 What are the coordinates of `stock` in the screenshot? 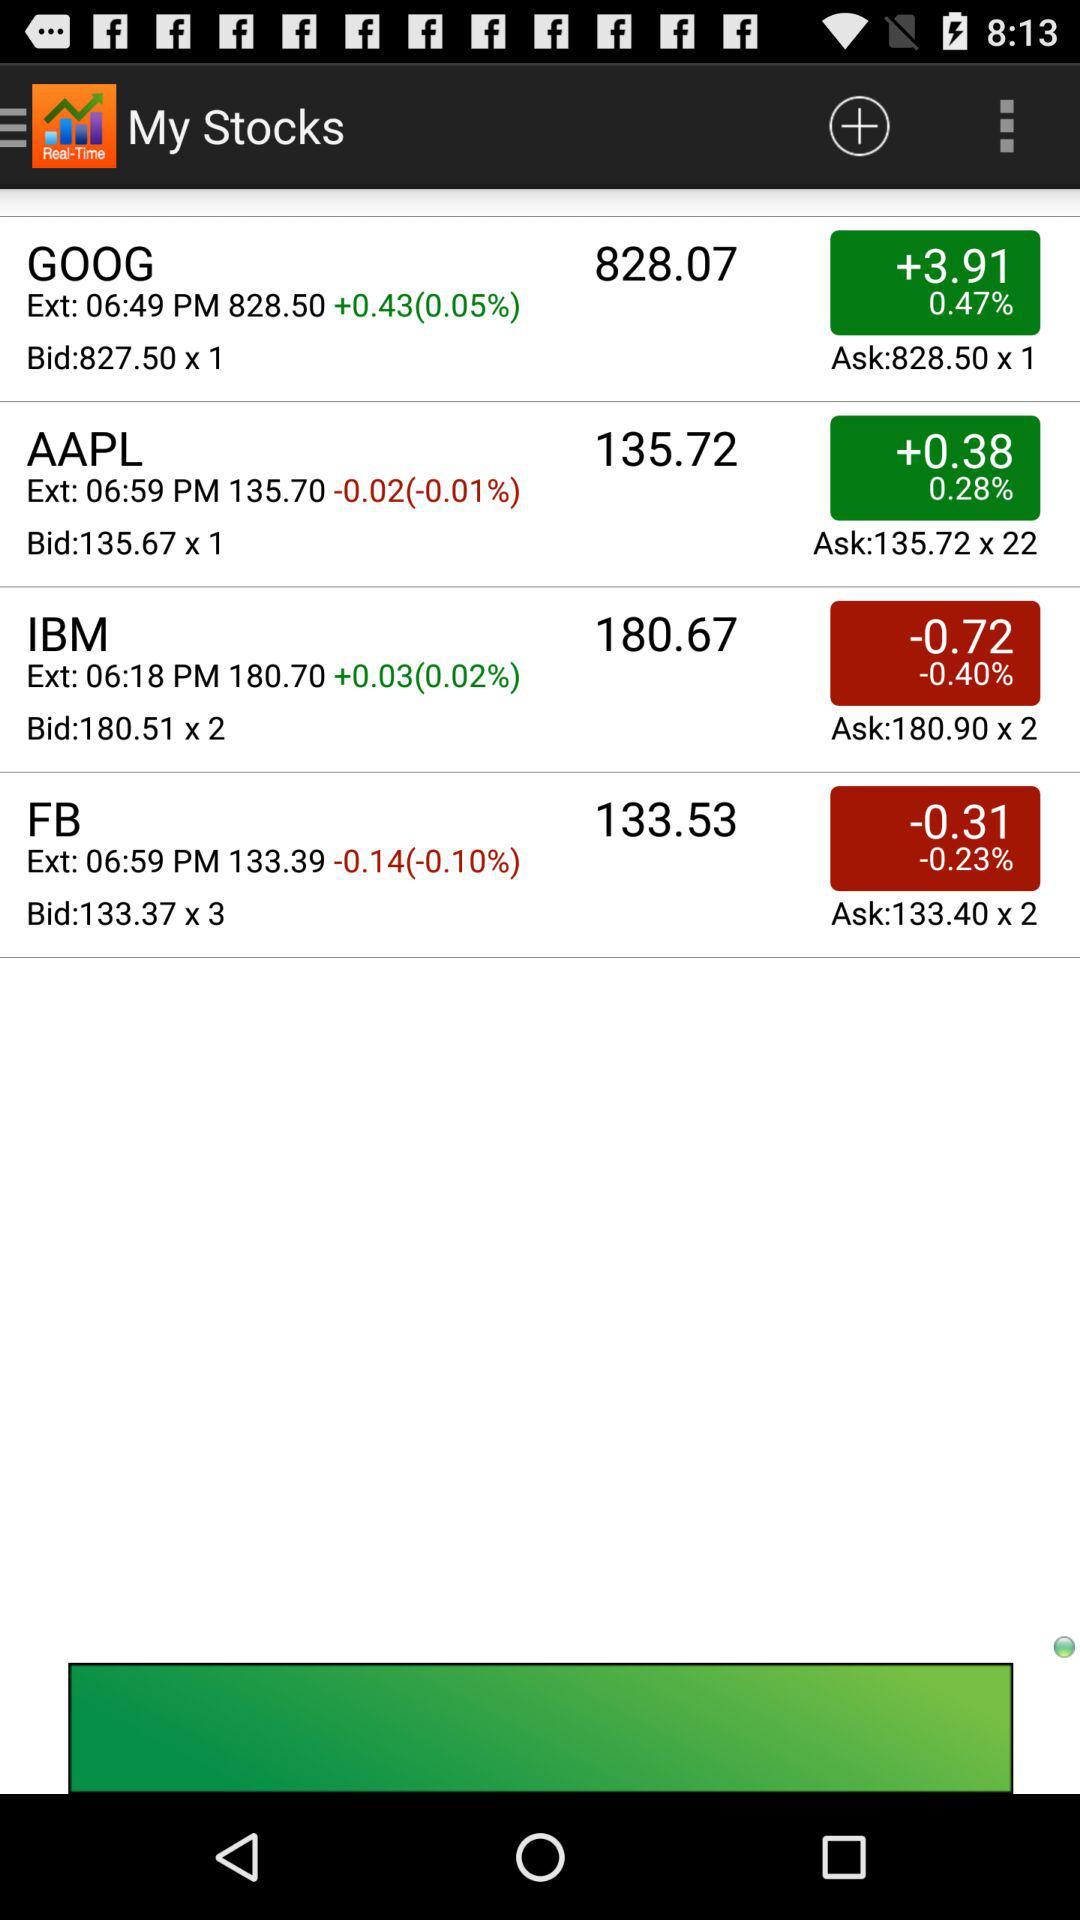 It's located at (858, 124).